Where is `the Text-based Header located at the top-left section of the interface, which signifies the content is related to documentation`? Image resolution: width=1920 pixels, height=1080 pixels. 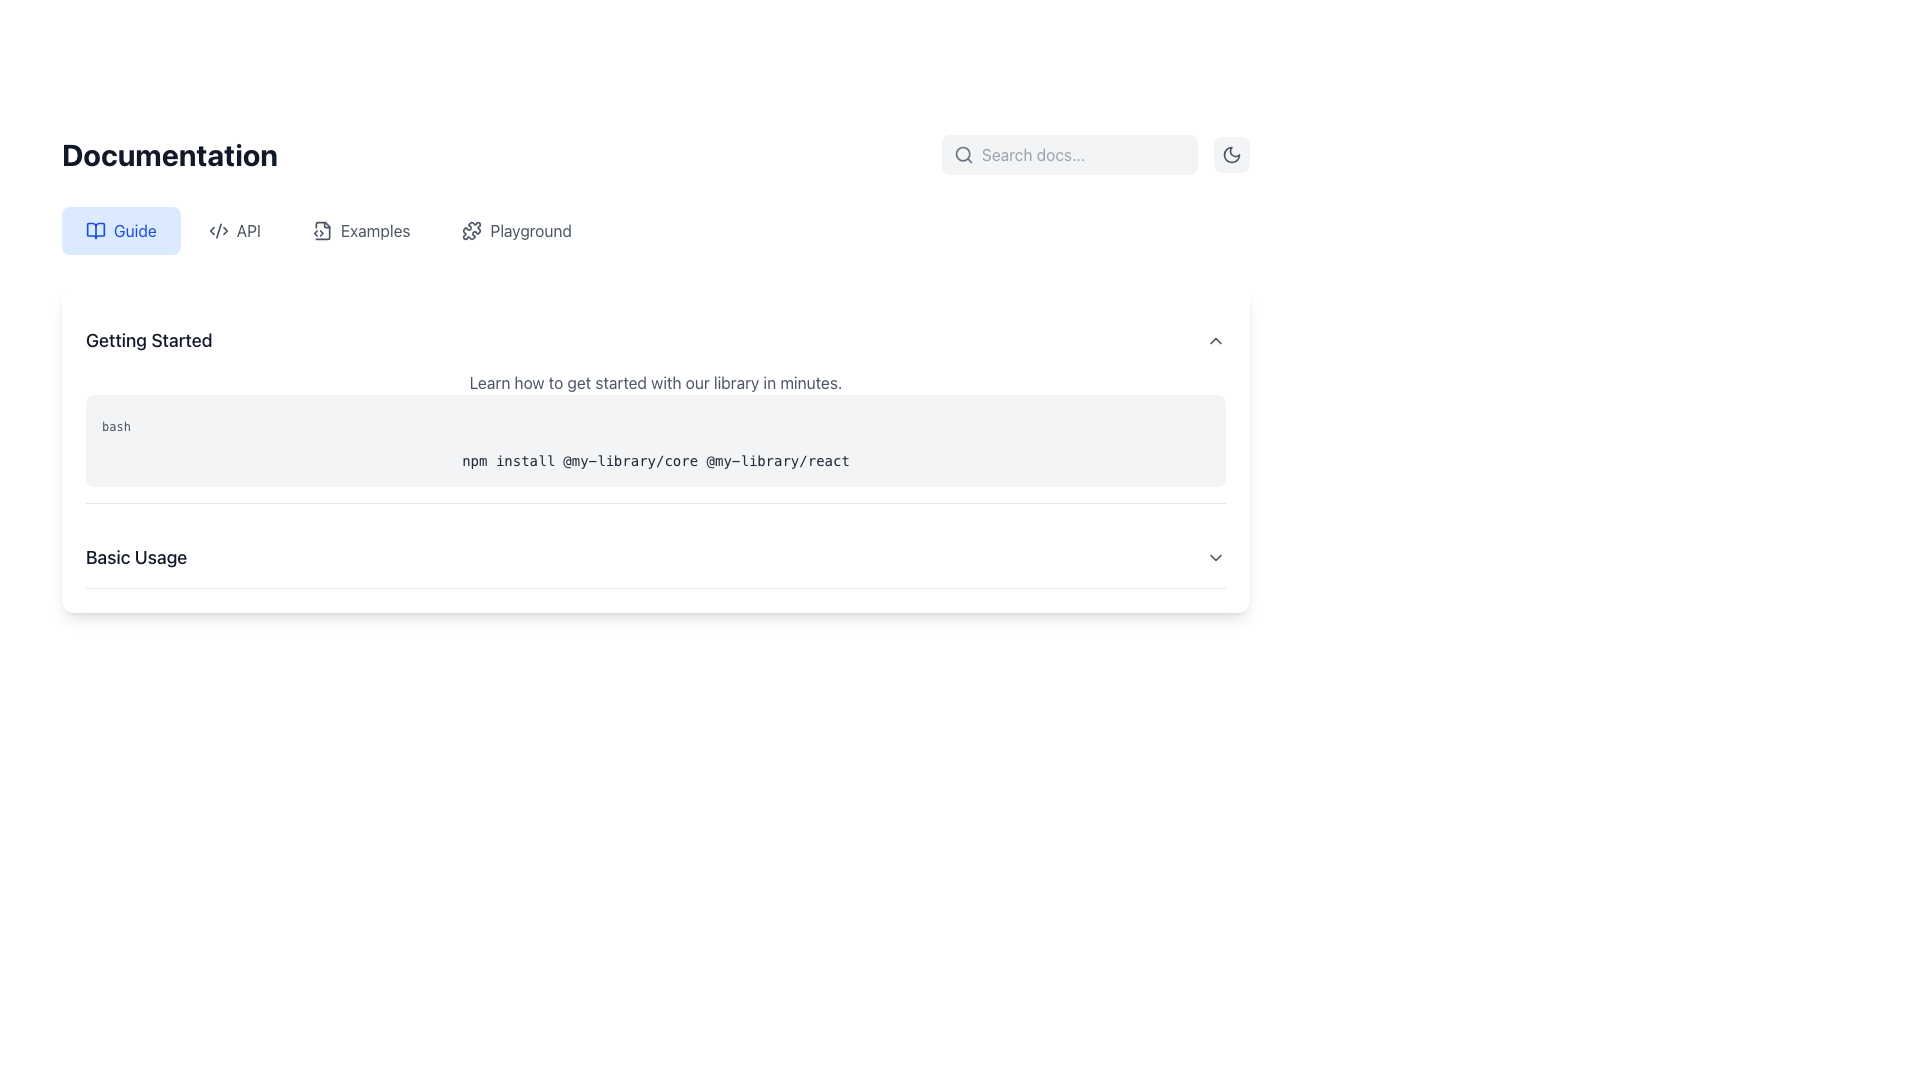 the Text-based Header located at the top-left section of the interface, which signifies the content is related to documentation is located at coordinates (170, 153).